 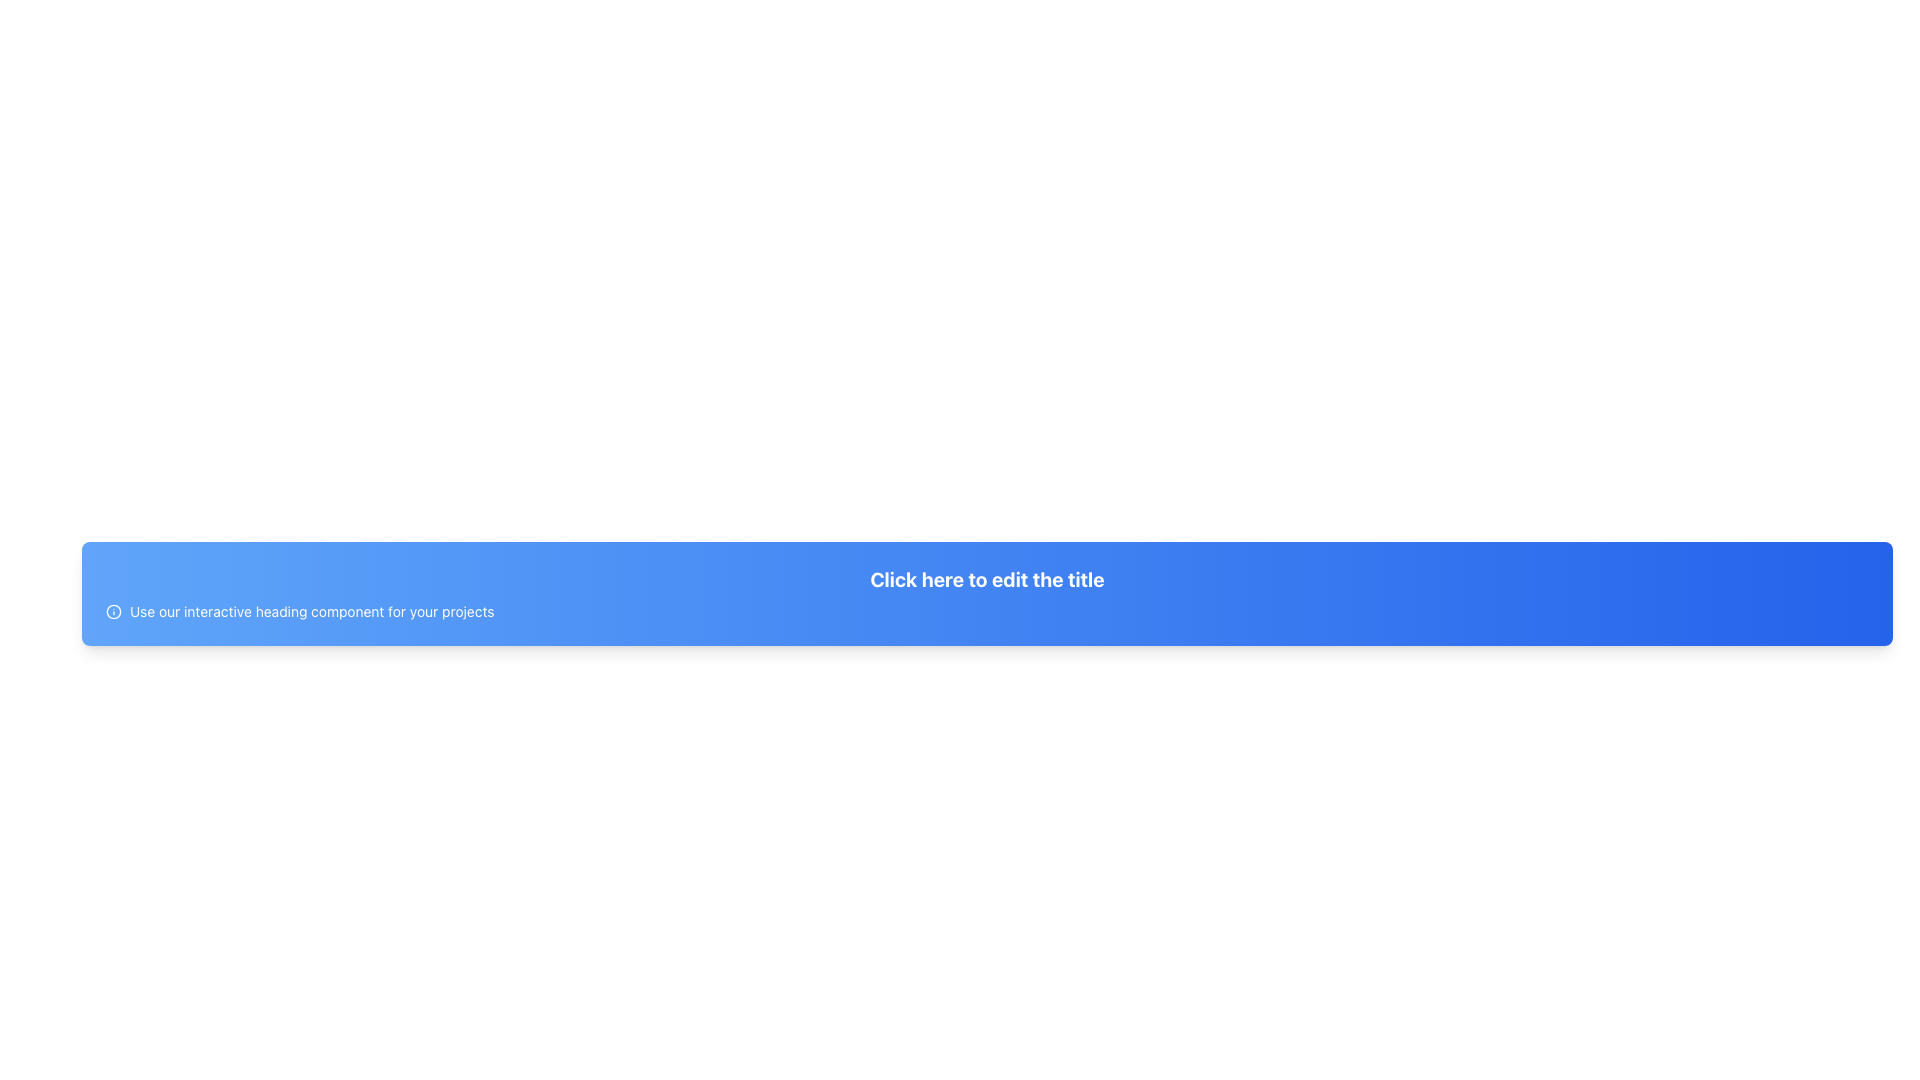 I want to click on the bold text stating 'Click here to edit the title', so click(x=987, y=579).